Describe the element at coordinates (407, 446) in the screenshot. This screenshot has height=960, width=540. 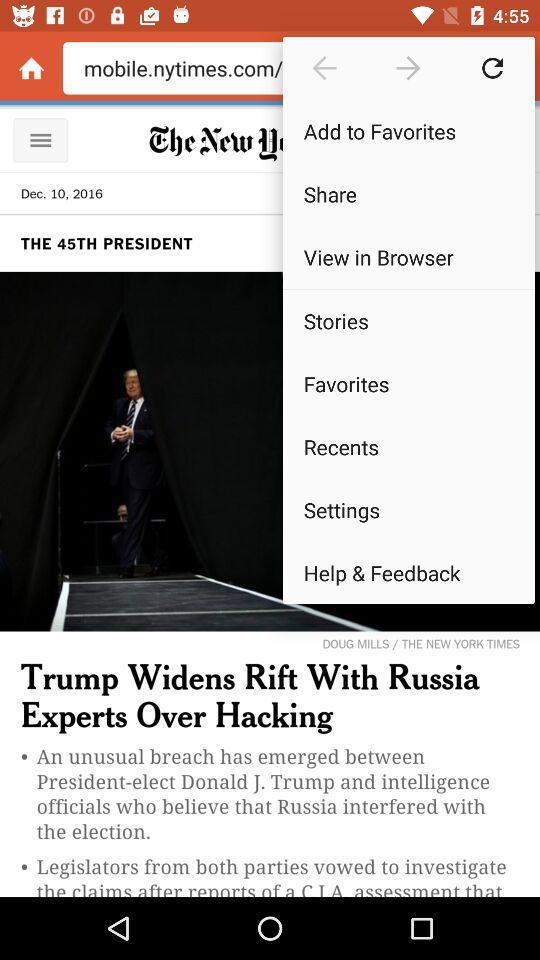
I see `item above settings item` at that location.